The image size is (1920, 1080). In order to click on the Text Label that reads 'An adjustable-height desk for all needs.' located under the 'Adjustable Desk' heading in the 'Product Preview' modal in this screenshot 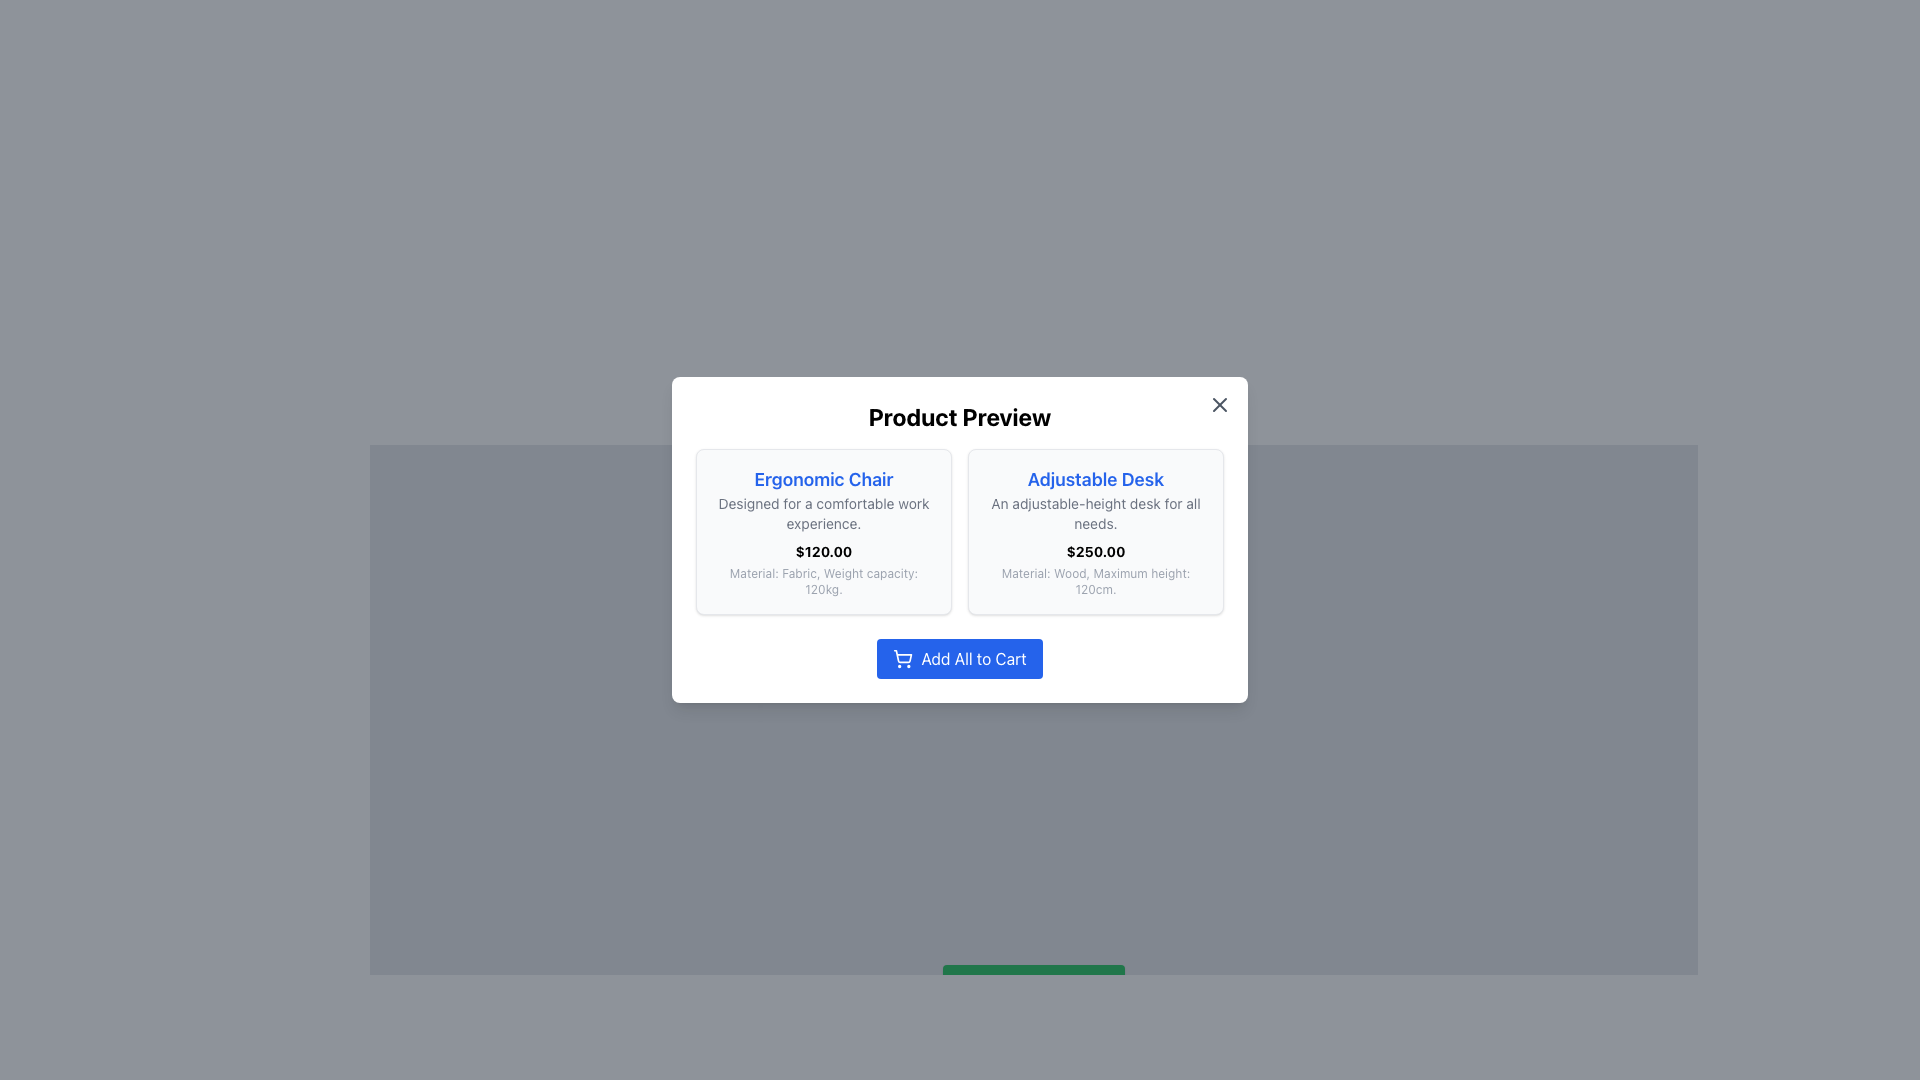, I will do `click(1094, 512)`.